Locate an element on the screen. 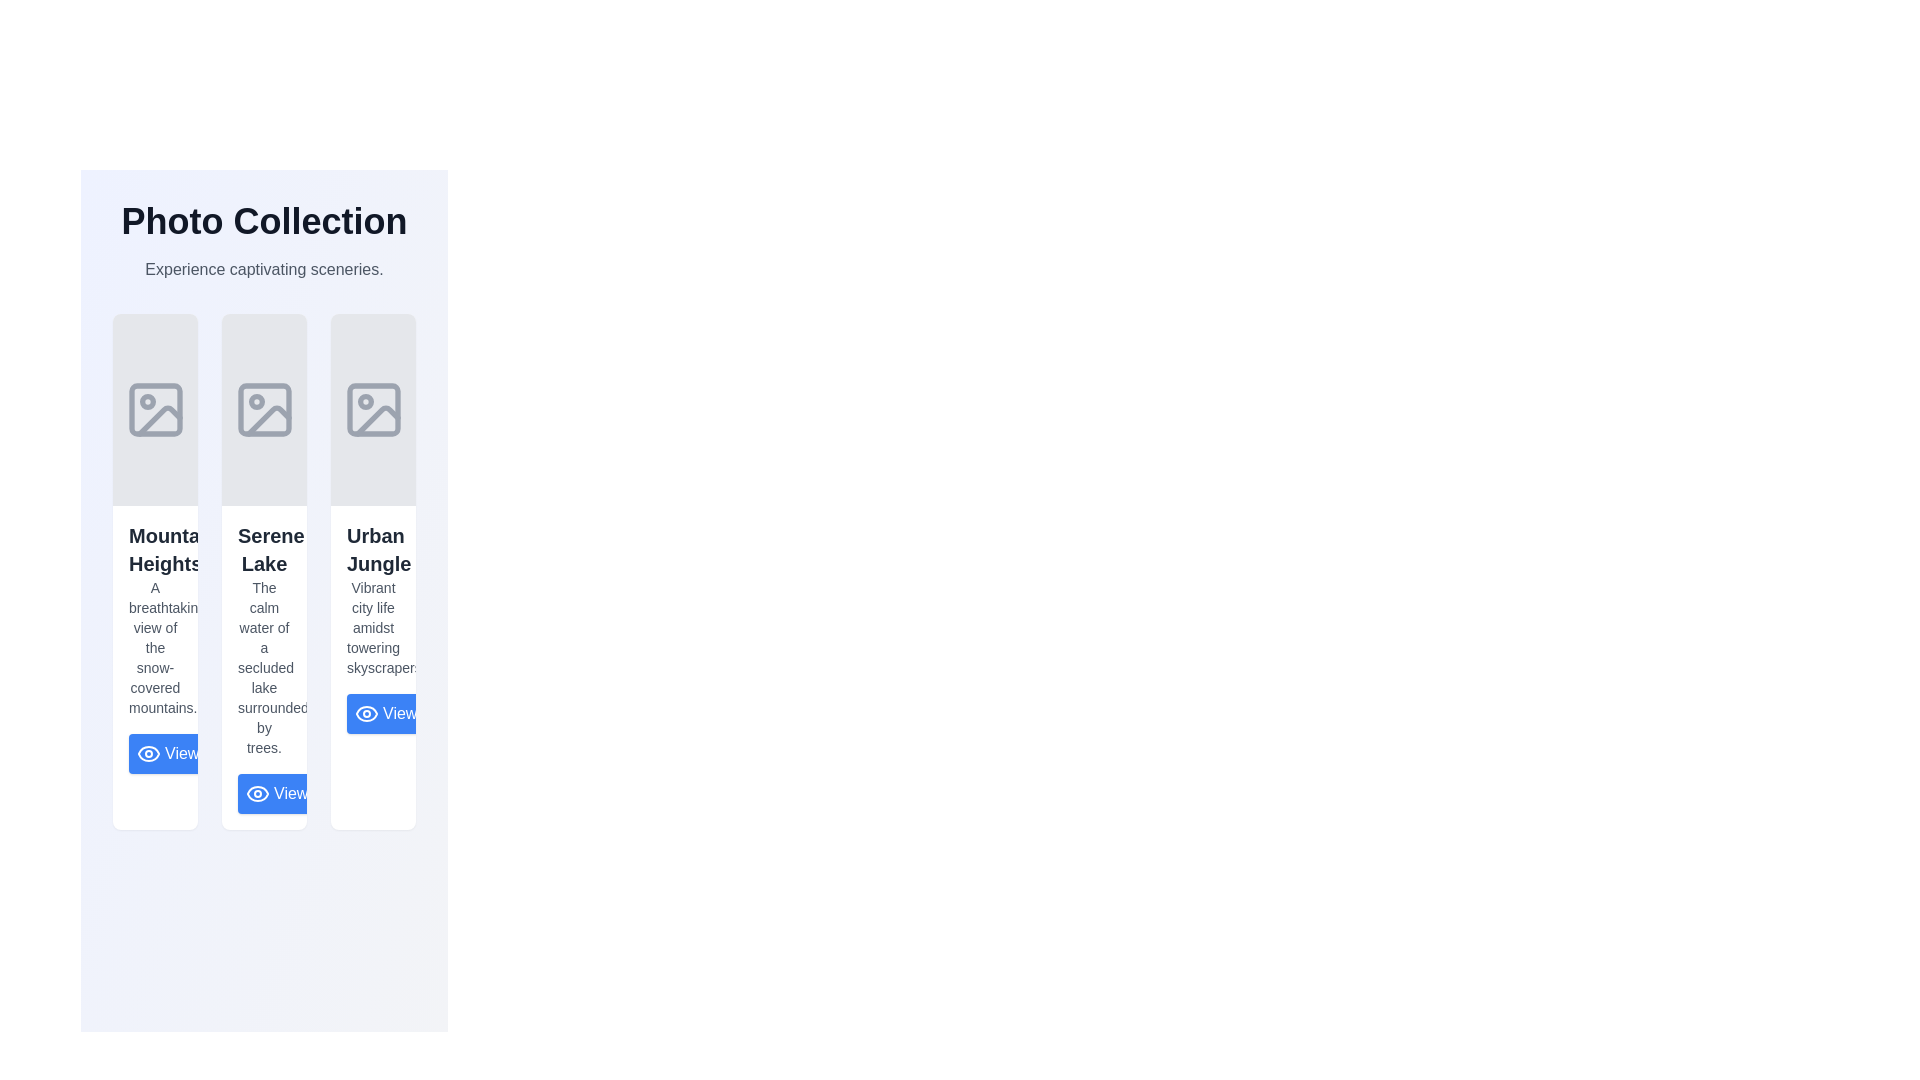 The height and width of the screenshot is (1080, 1920). the static text element that provides context for the gallery, located below the 'Photo Collection' heading and above the gallery grid is located at coordinates (263, 270).